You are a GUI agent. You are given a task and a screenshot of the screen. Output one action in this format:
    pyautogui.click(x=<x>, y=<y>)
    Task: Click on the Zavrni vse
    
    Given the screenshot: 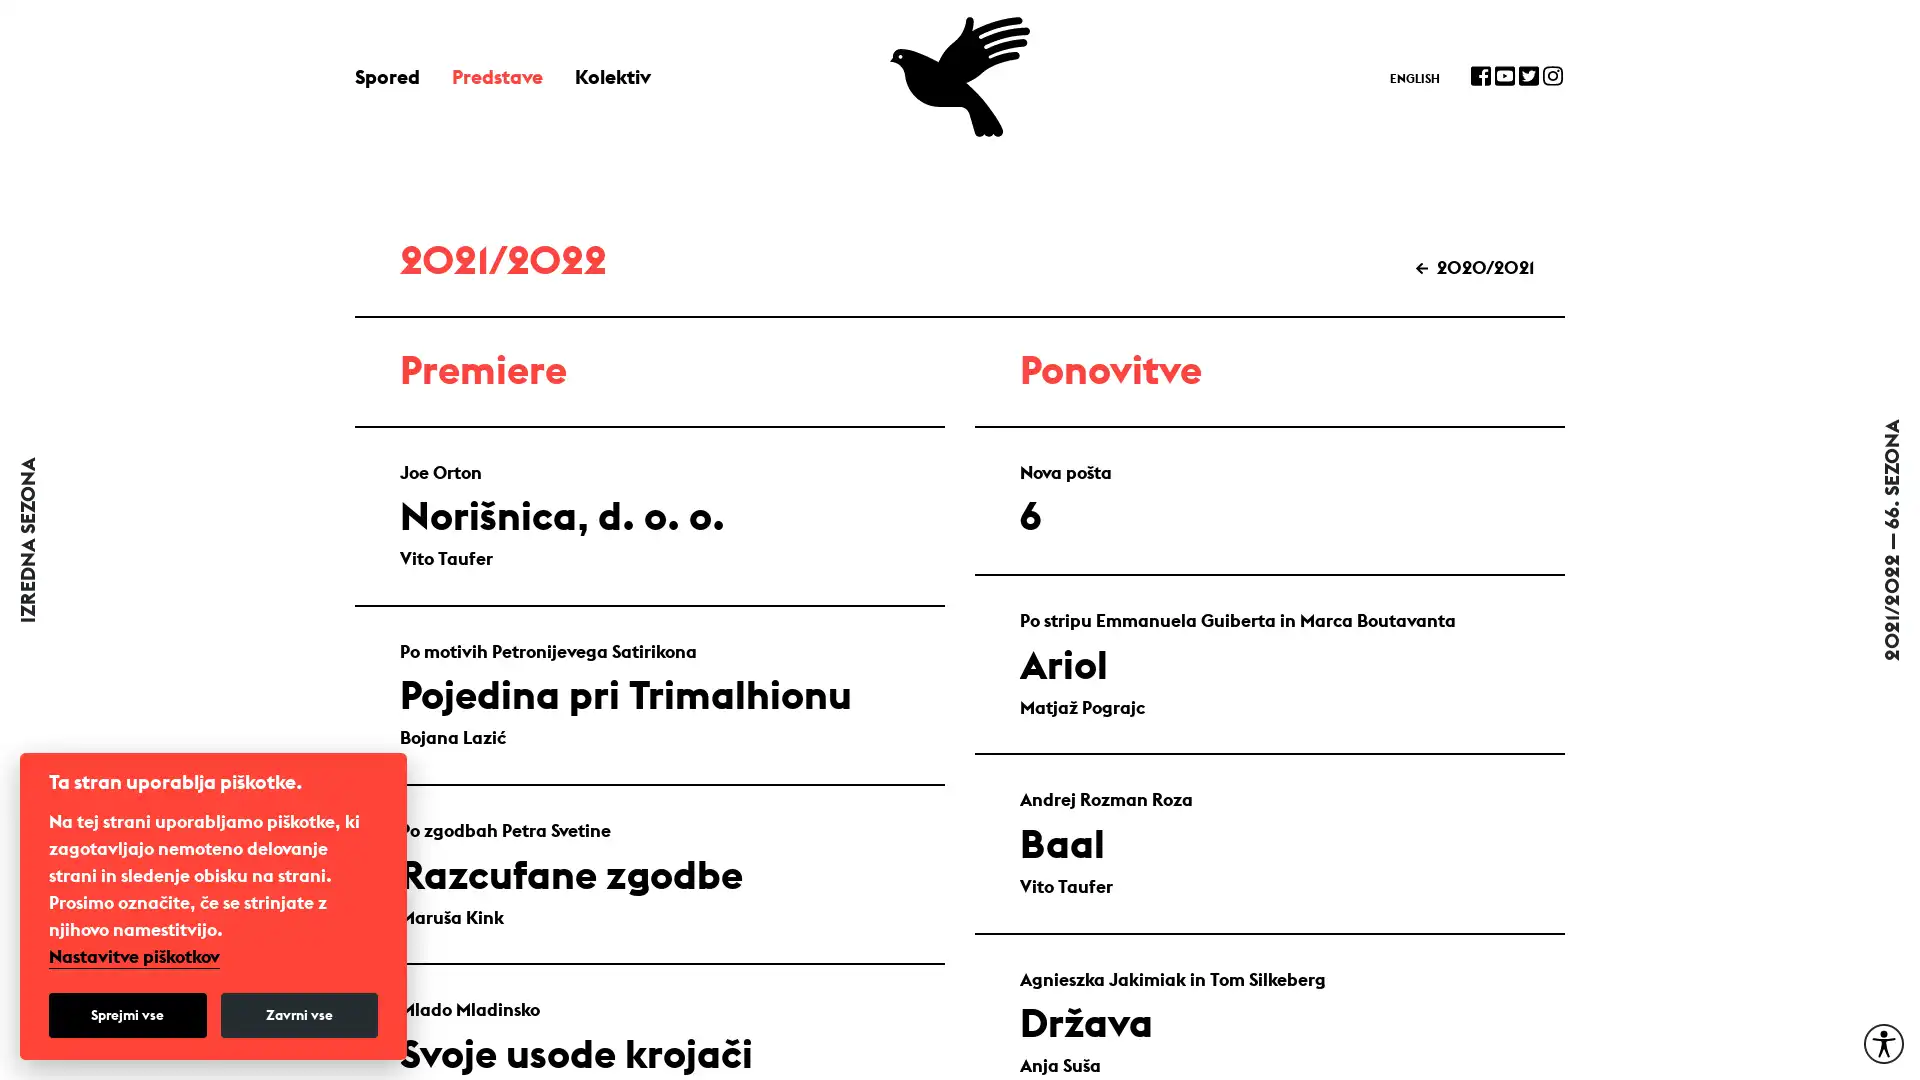 What is the action you would take?
    pyautogui.click(x=297, y=1014)
    